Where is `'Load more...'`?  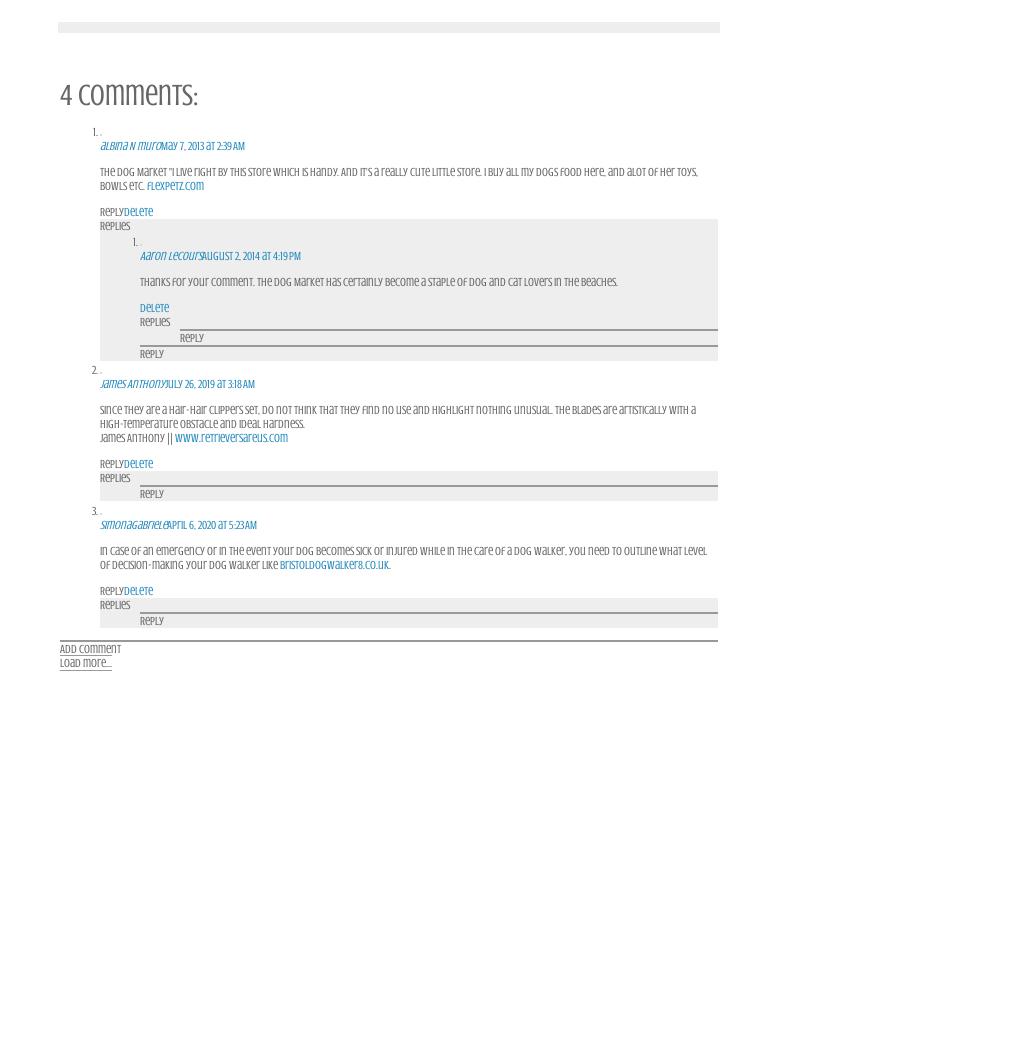 'Load more...' is located at coordinates (84, 662).